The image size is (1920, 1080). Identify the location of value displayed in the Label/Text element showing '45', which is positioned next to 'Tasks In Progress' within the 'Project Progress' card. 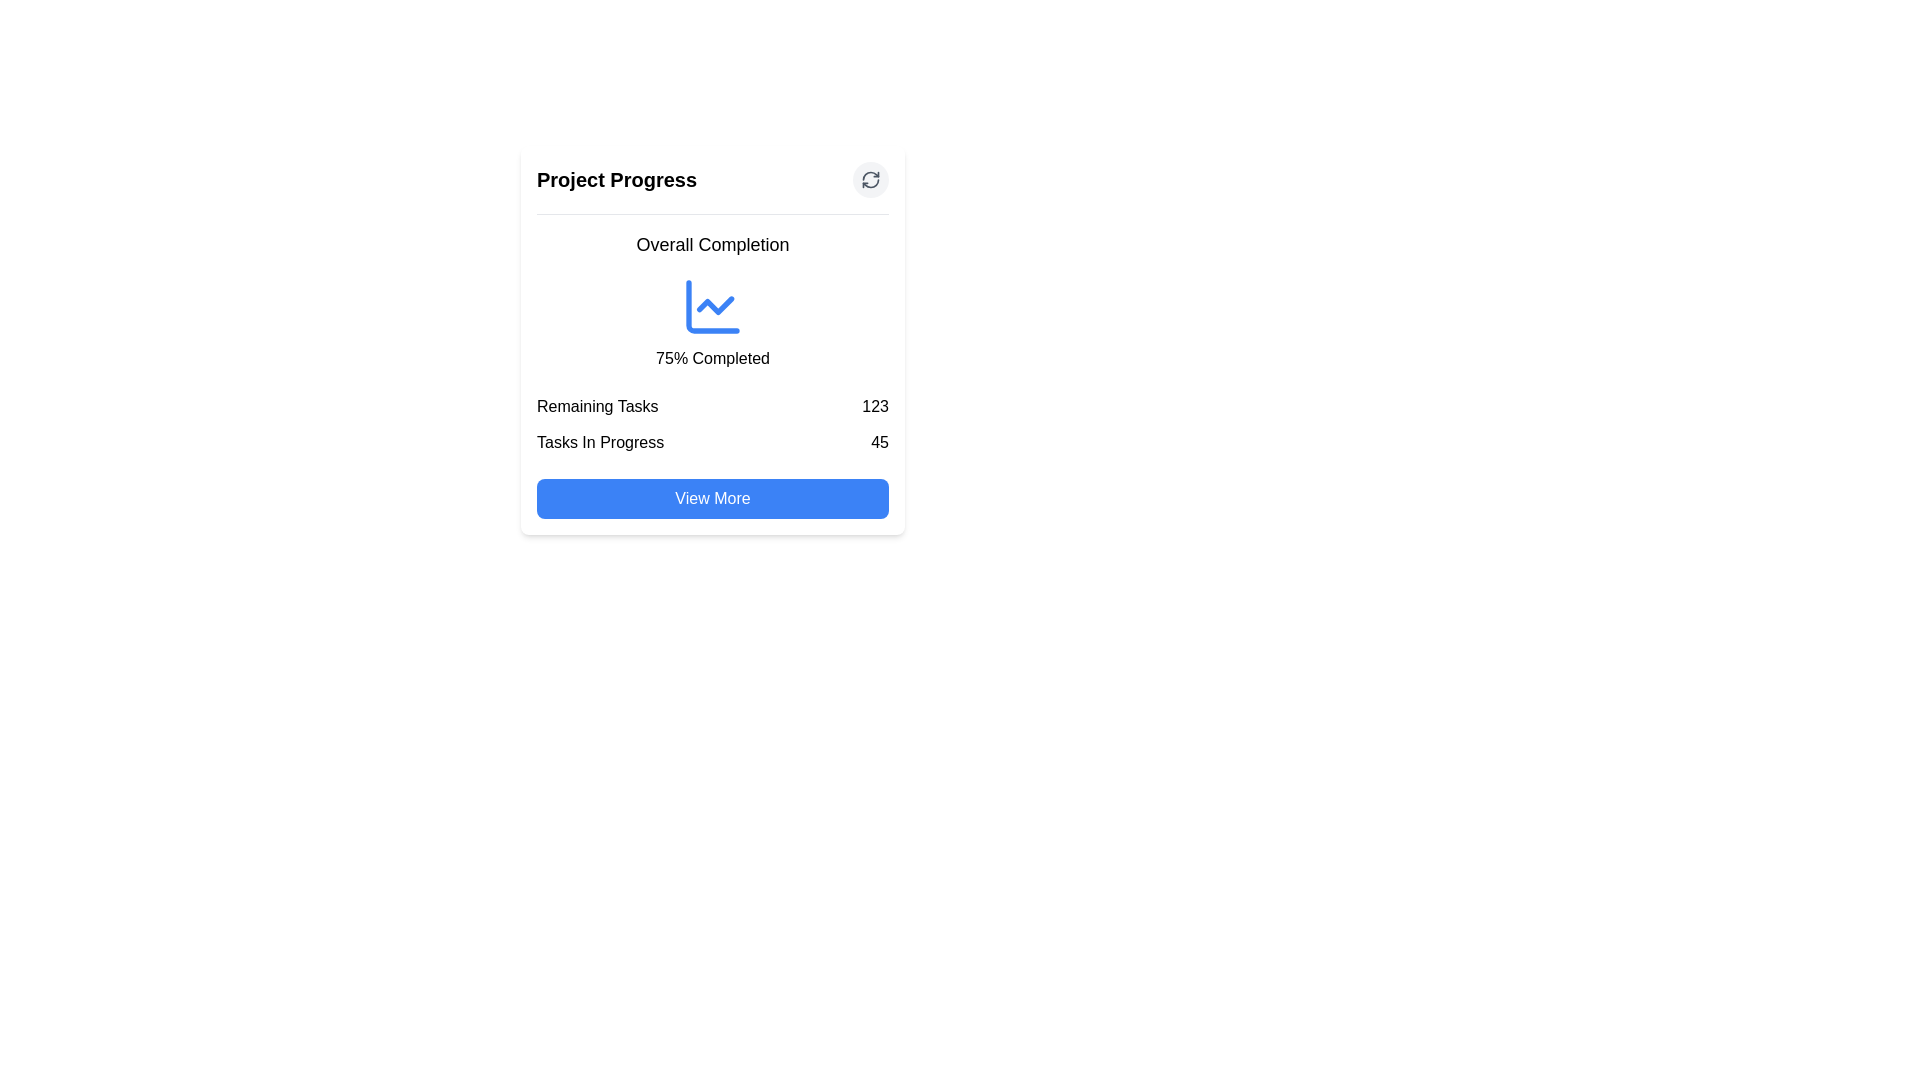
(880, 442).